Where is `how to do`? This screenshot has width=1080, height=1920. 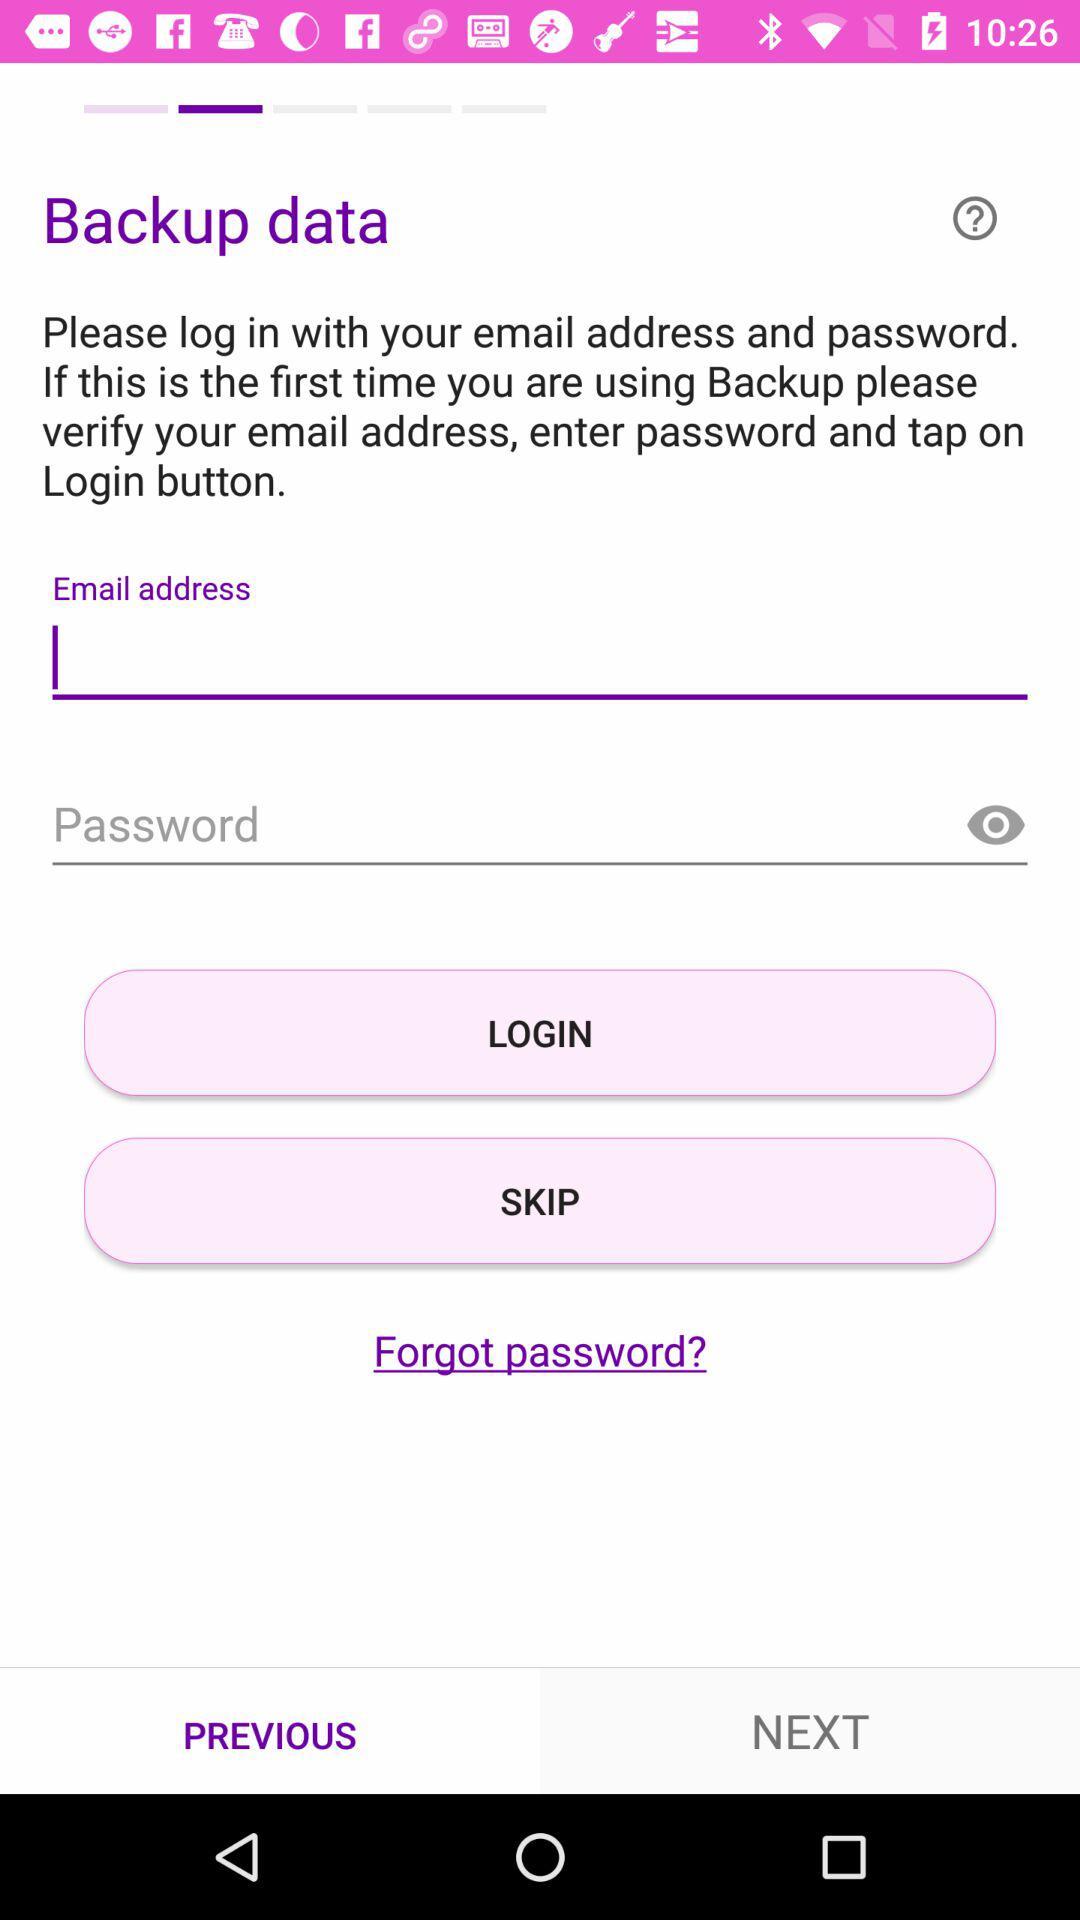 how to do is located at coordinates (974, 218).